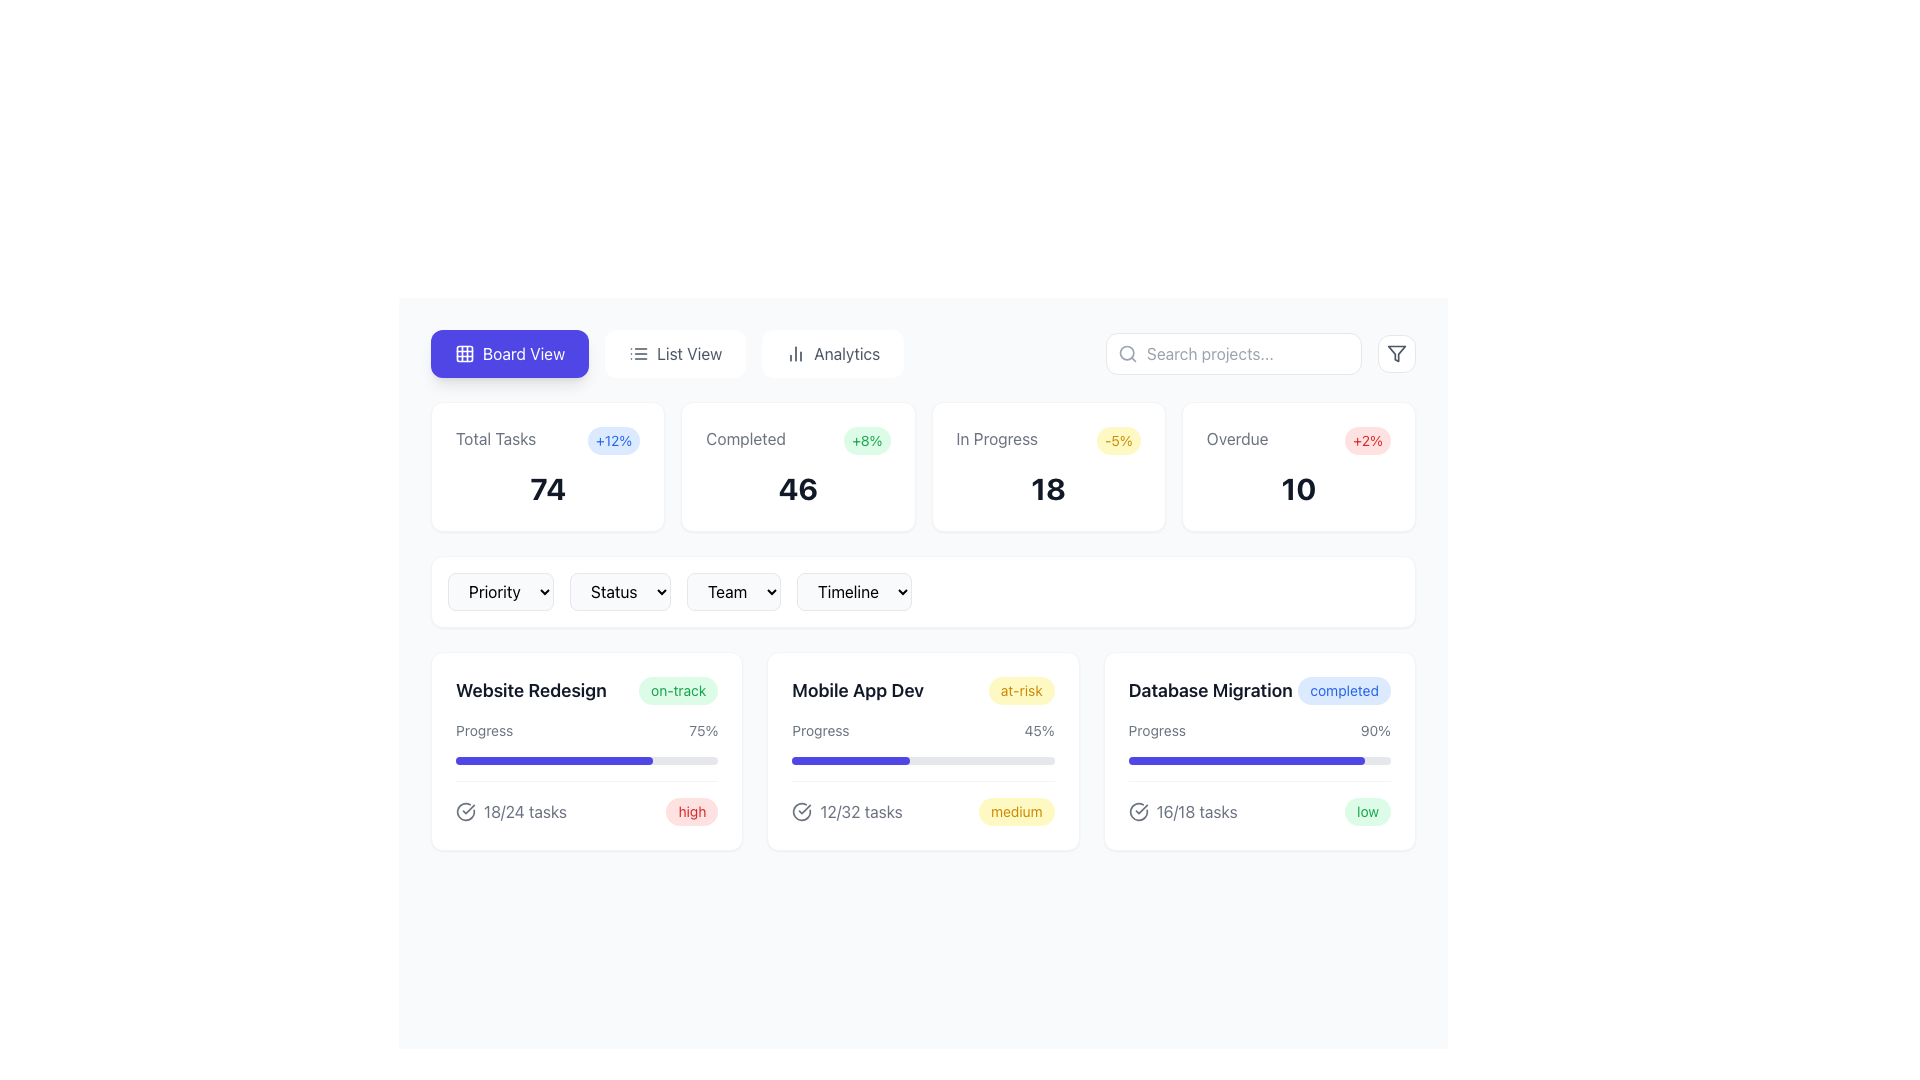  Describe the element at coordinates (1016, 812) in the screenshot. I see `the medium priority badge located within the 'Mobile App Dev' card in the second column of the dashboard, positioned below the progress bar and to the right of '12/32 tasks'` at that location.